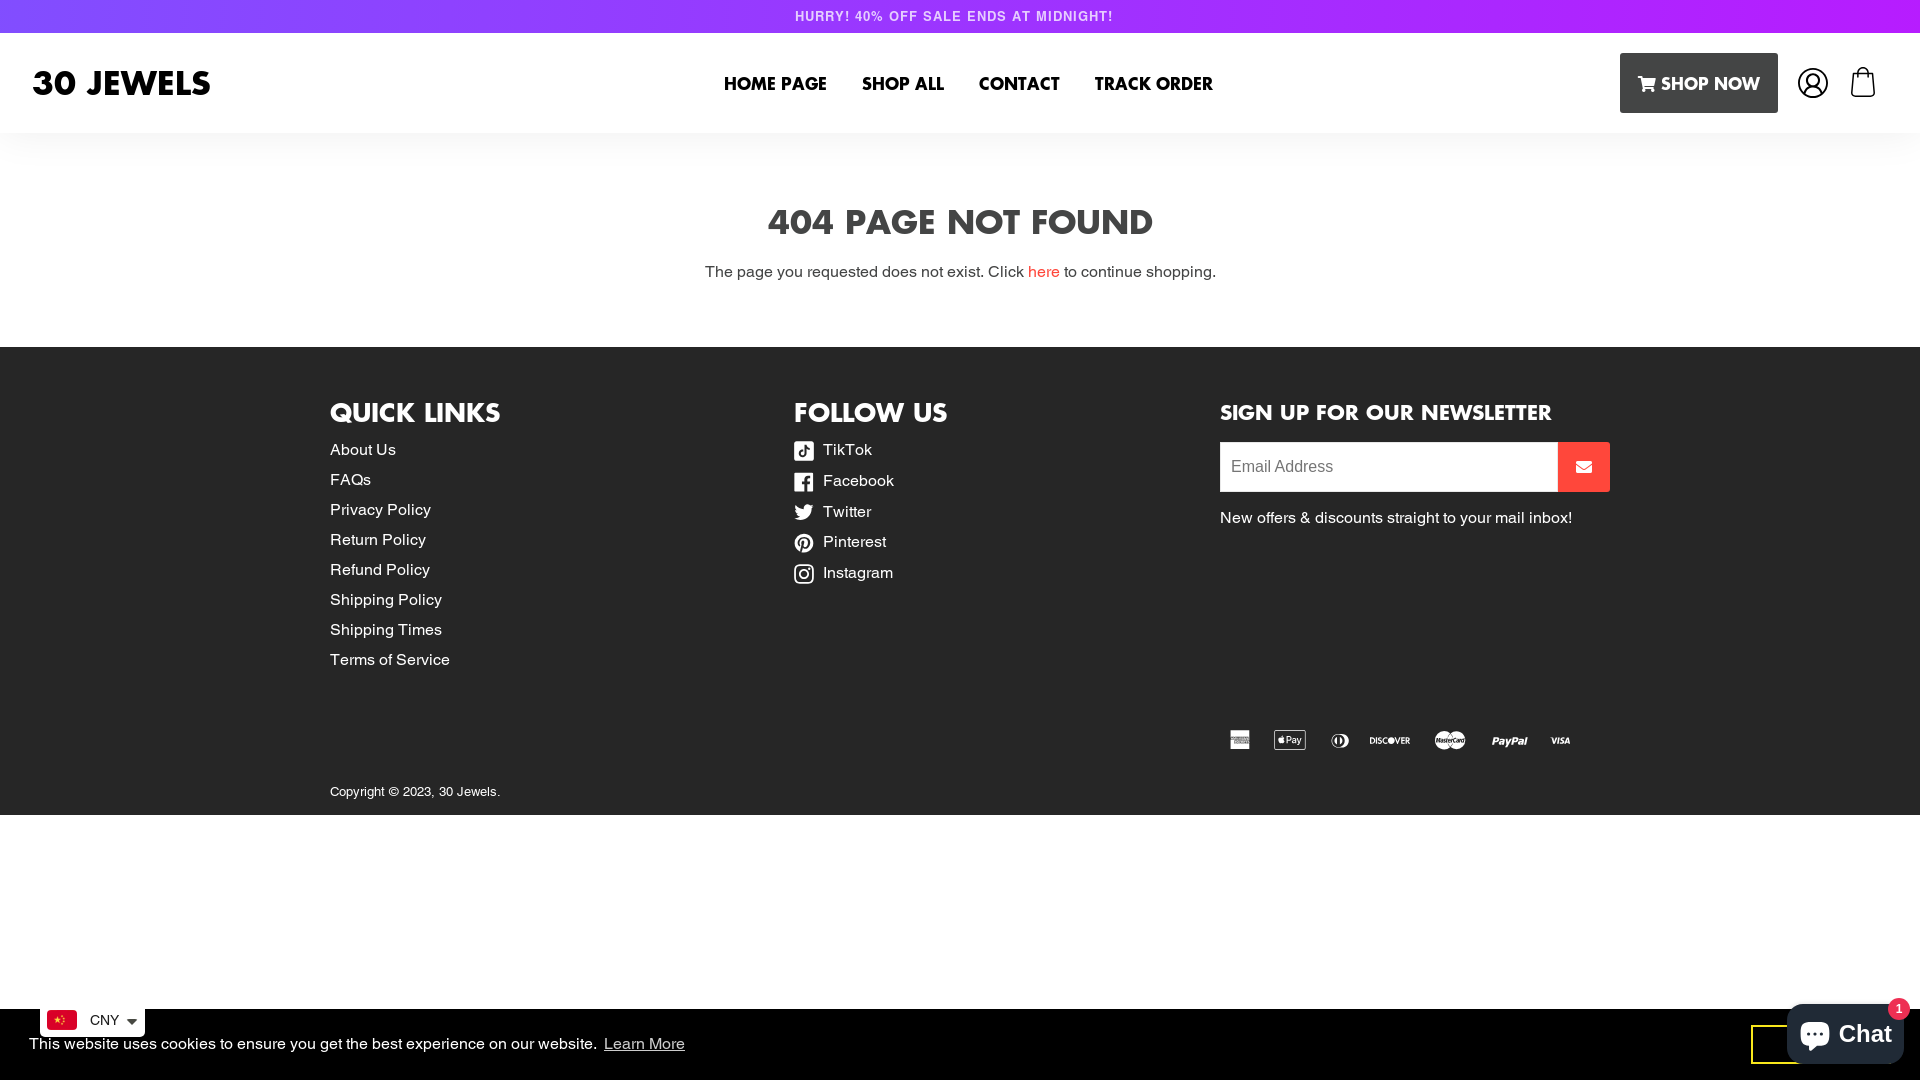 This screenshot has width=1920, height=1080. I want to click on 'here', so click(1042, 271).